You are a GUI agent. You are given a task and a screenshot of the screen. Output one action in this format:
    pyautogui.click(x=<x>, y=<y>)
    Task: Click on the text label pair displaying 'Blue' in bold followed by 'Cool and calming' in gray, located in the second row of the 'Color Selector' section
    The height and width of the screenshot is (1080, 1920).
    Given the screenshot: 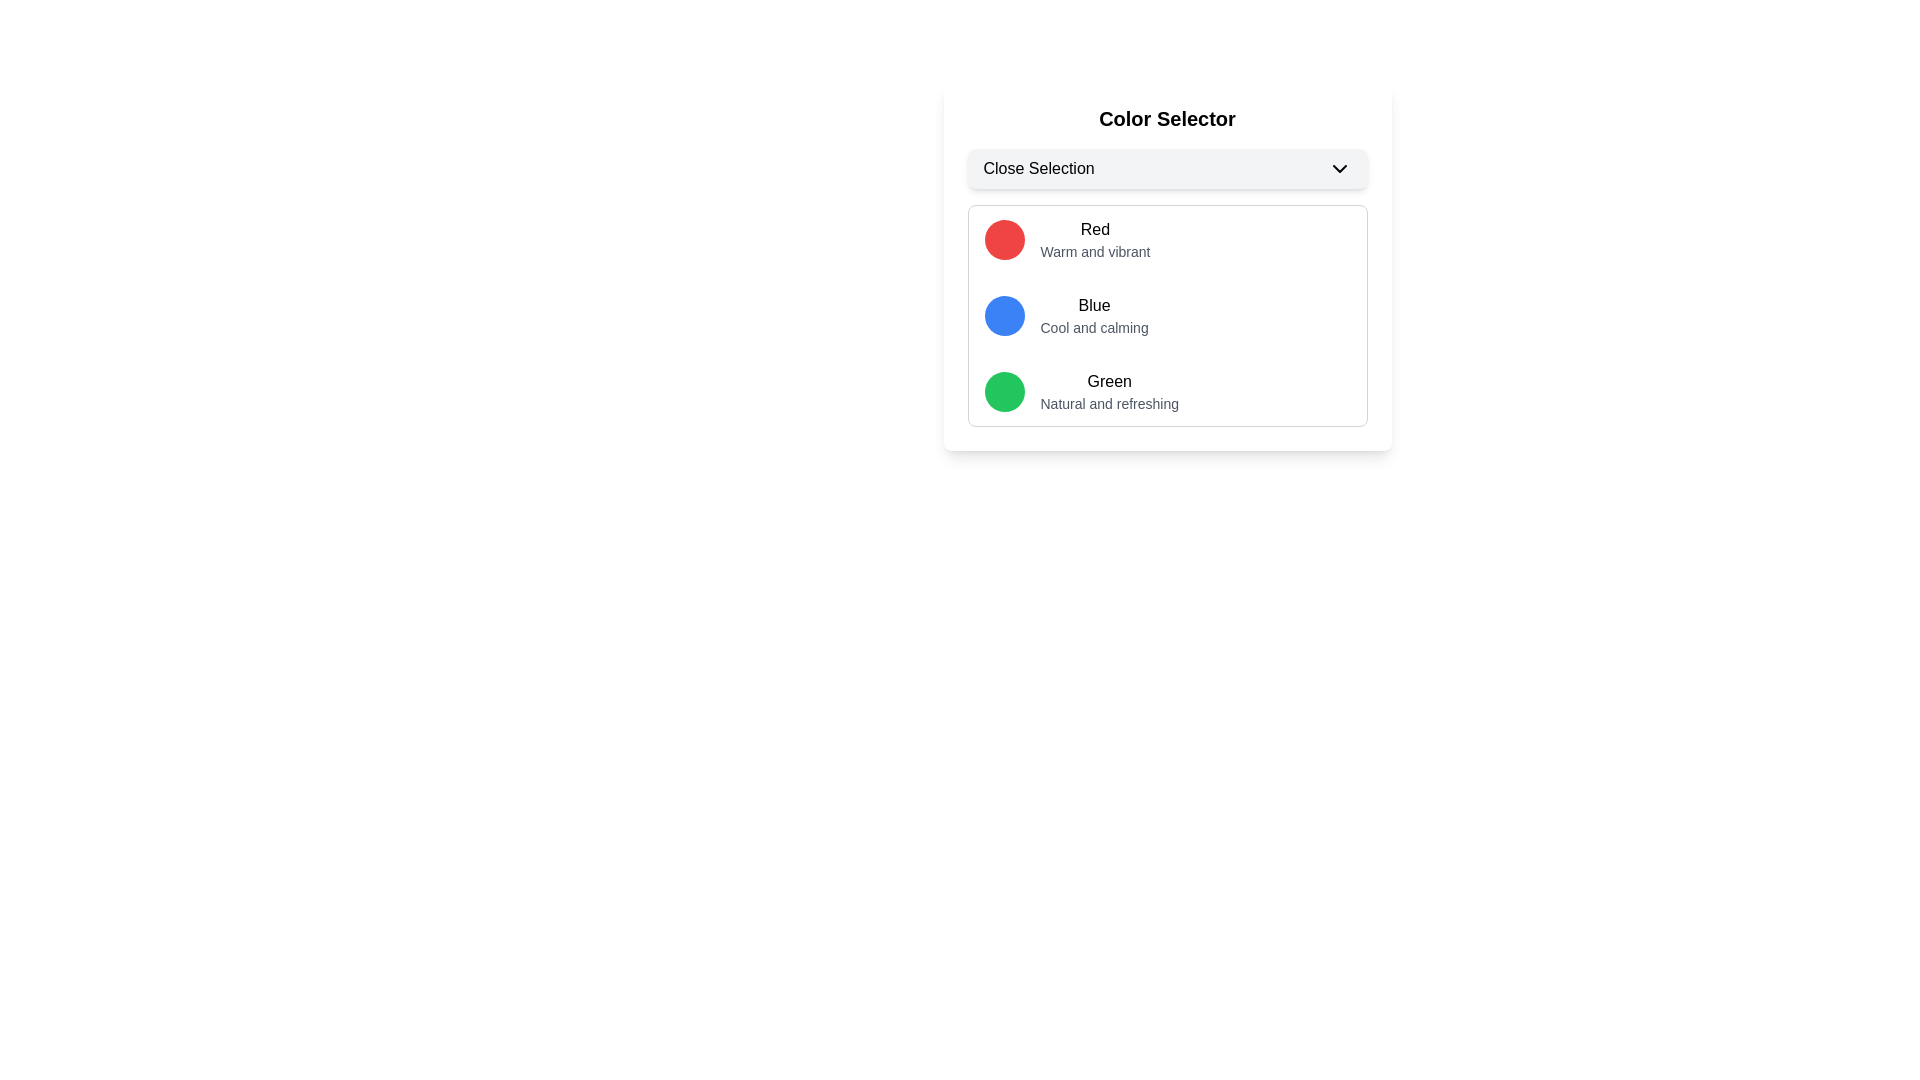 What is the action you would take?
    pyautogui.click(x=1093, y=315)
    